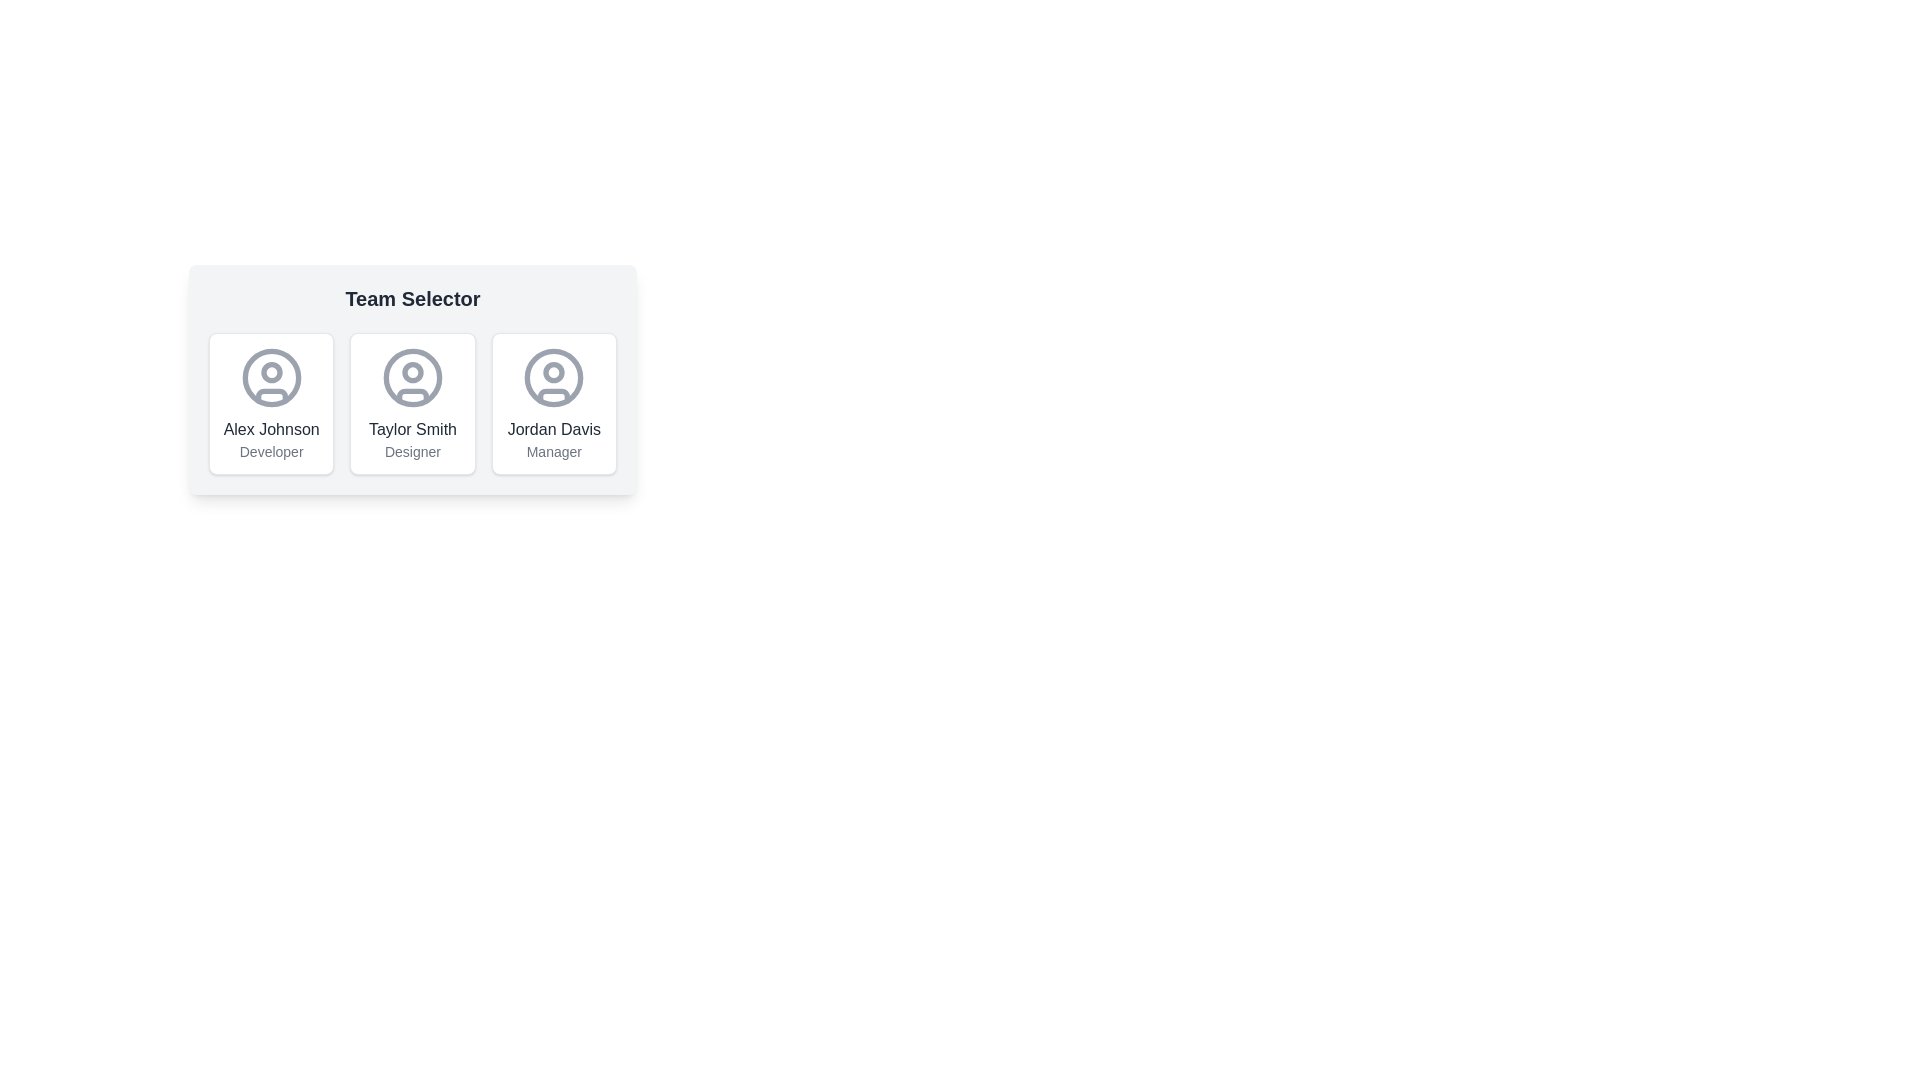  Describe the element at coordinates (411, 396) in the screenshot. I see `the bottom-most segment of the user profile icon representing Taylor Smith, Designer, which is a semicircular line mimicking shoulders` at that location.